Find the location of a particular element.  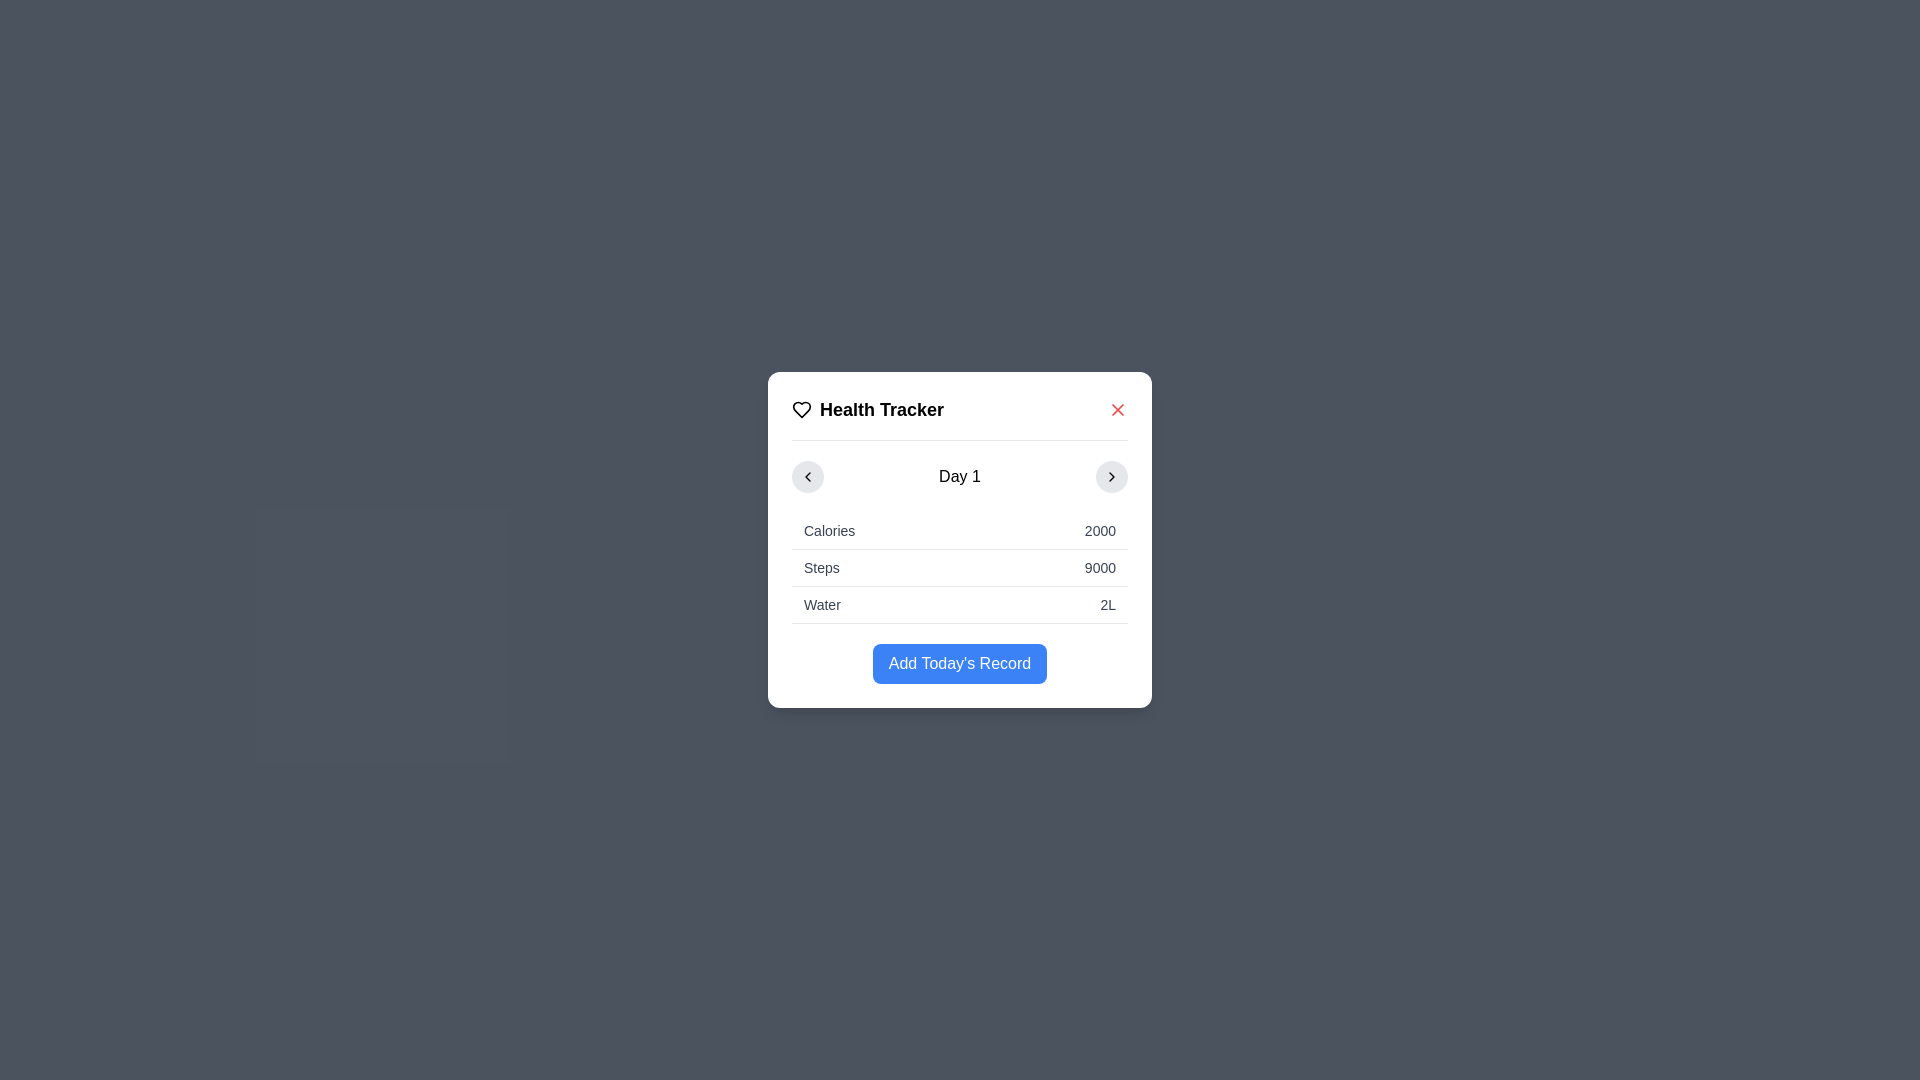

the text display showing the number '9000' located to the right of the label 'Steps' in the second row of a table within a modal dialog box is located at coordinates (1099, 567).